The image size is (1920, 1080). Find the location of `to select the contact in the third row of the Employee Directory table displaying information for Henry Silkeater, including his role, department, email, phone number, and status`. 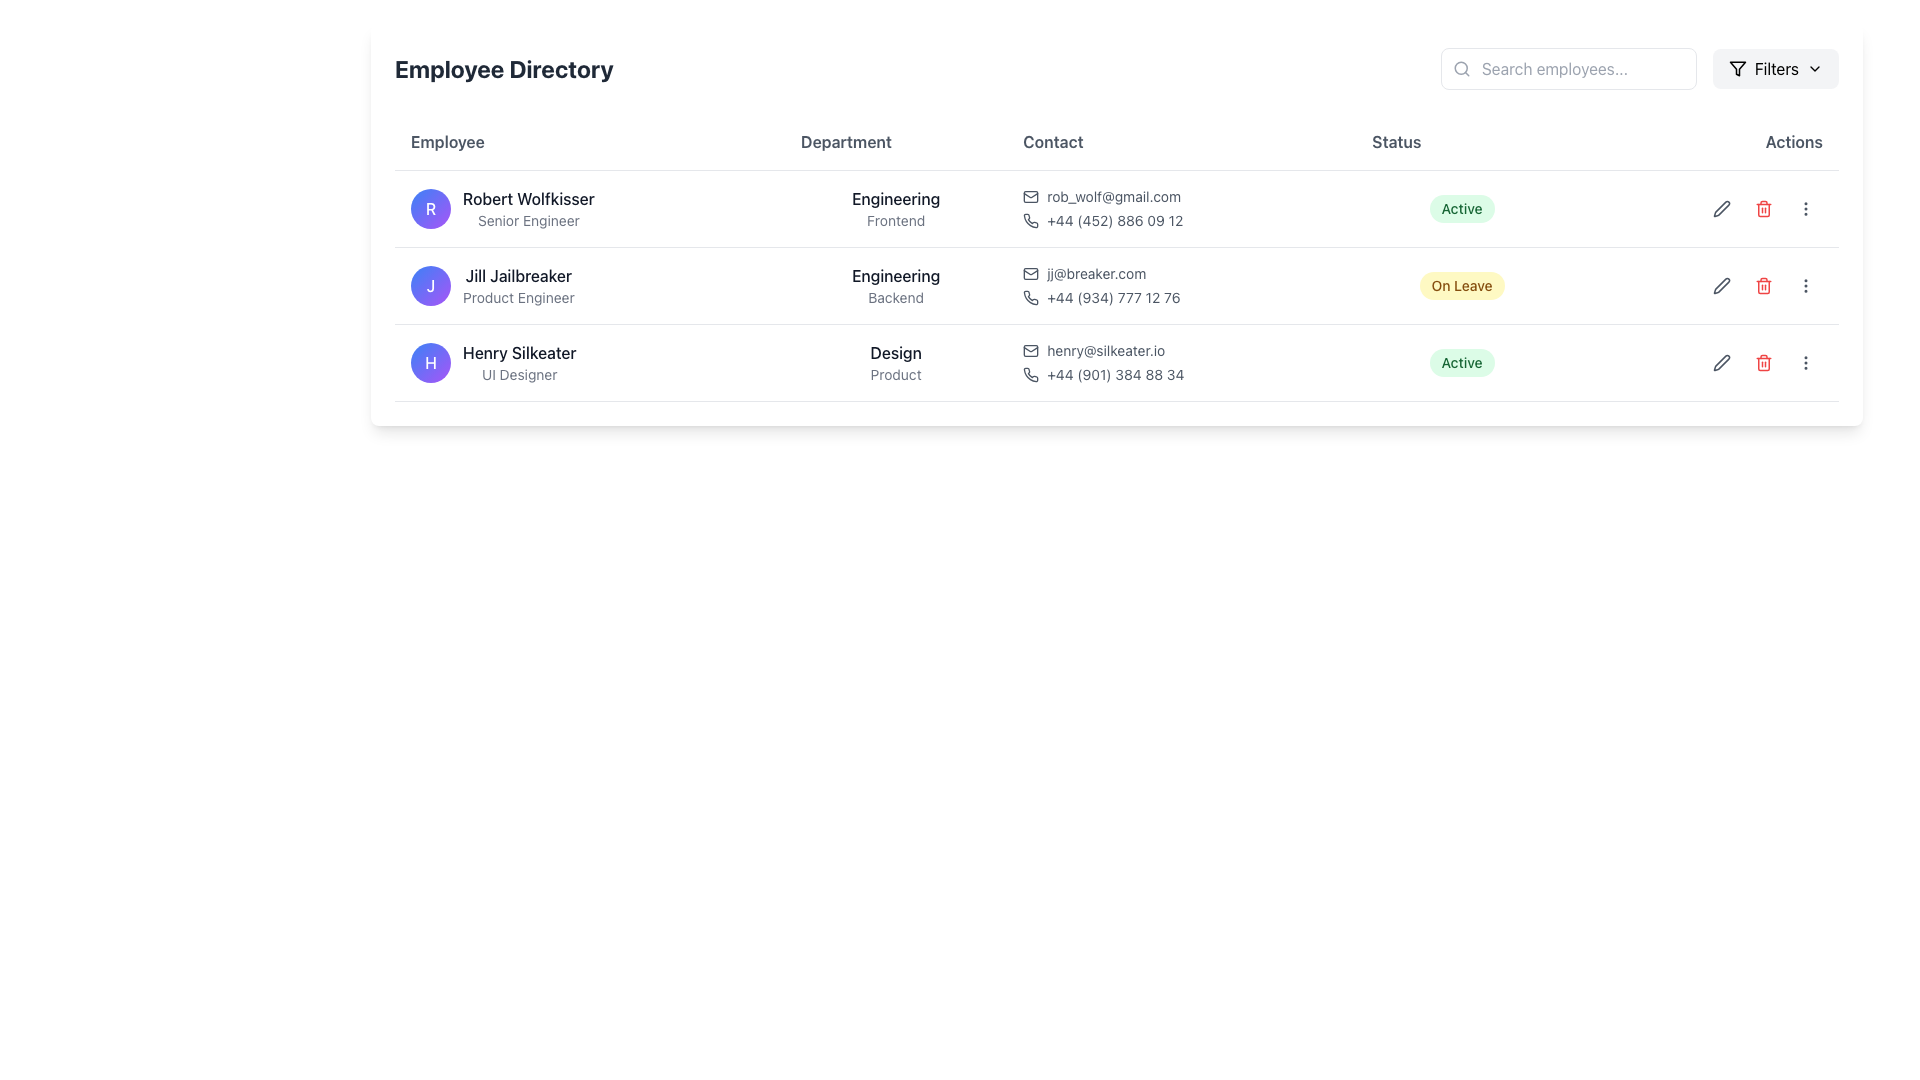

to select the contact in the third row of the Employee Directory table displaying information for Henry Silkeater, including his role, department, email, phone number, and status is located at coordinates (1116, 362).